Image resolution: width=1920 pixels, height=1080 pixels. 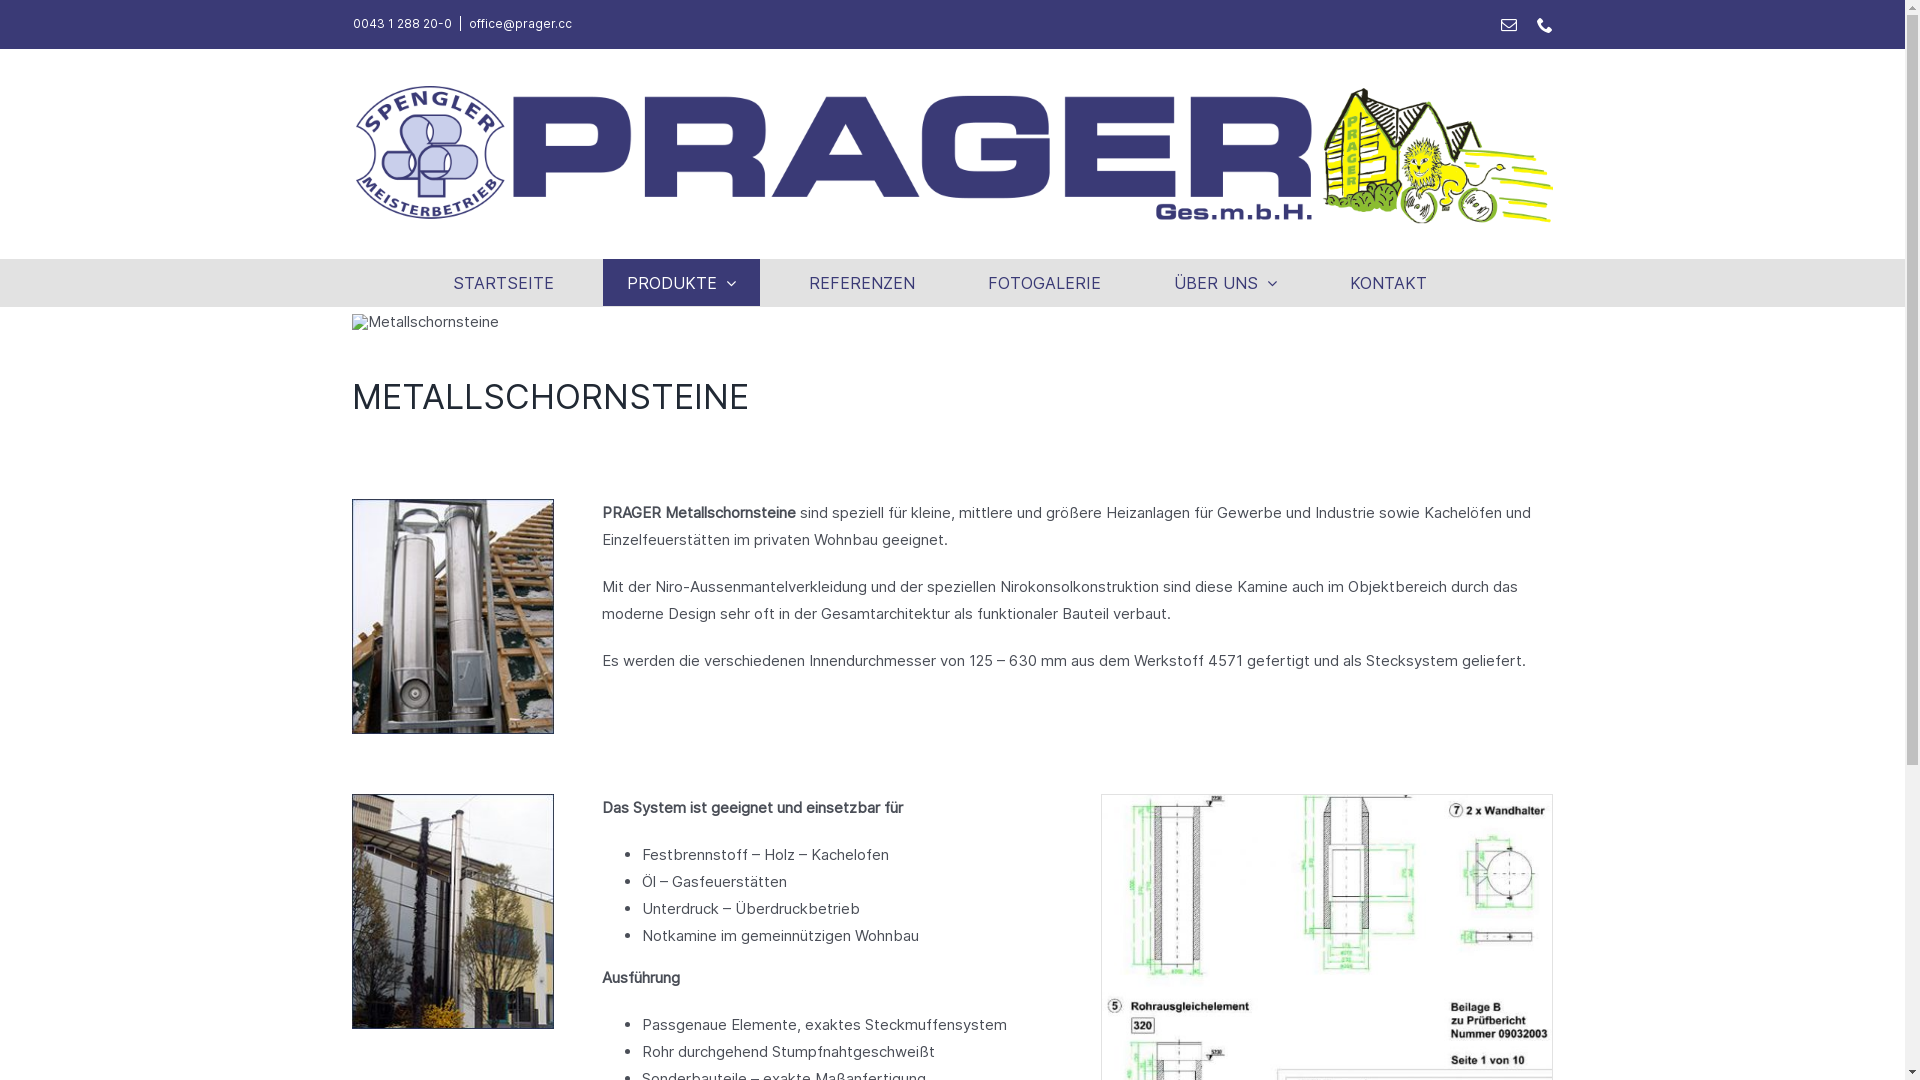 What do you see at coordinates (424, 320) in the screenshot?
I see `'Metallschornsteine'` at bounding box center [424, 320].